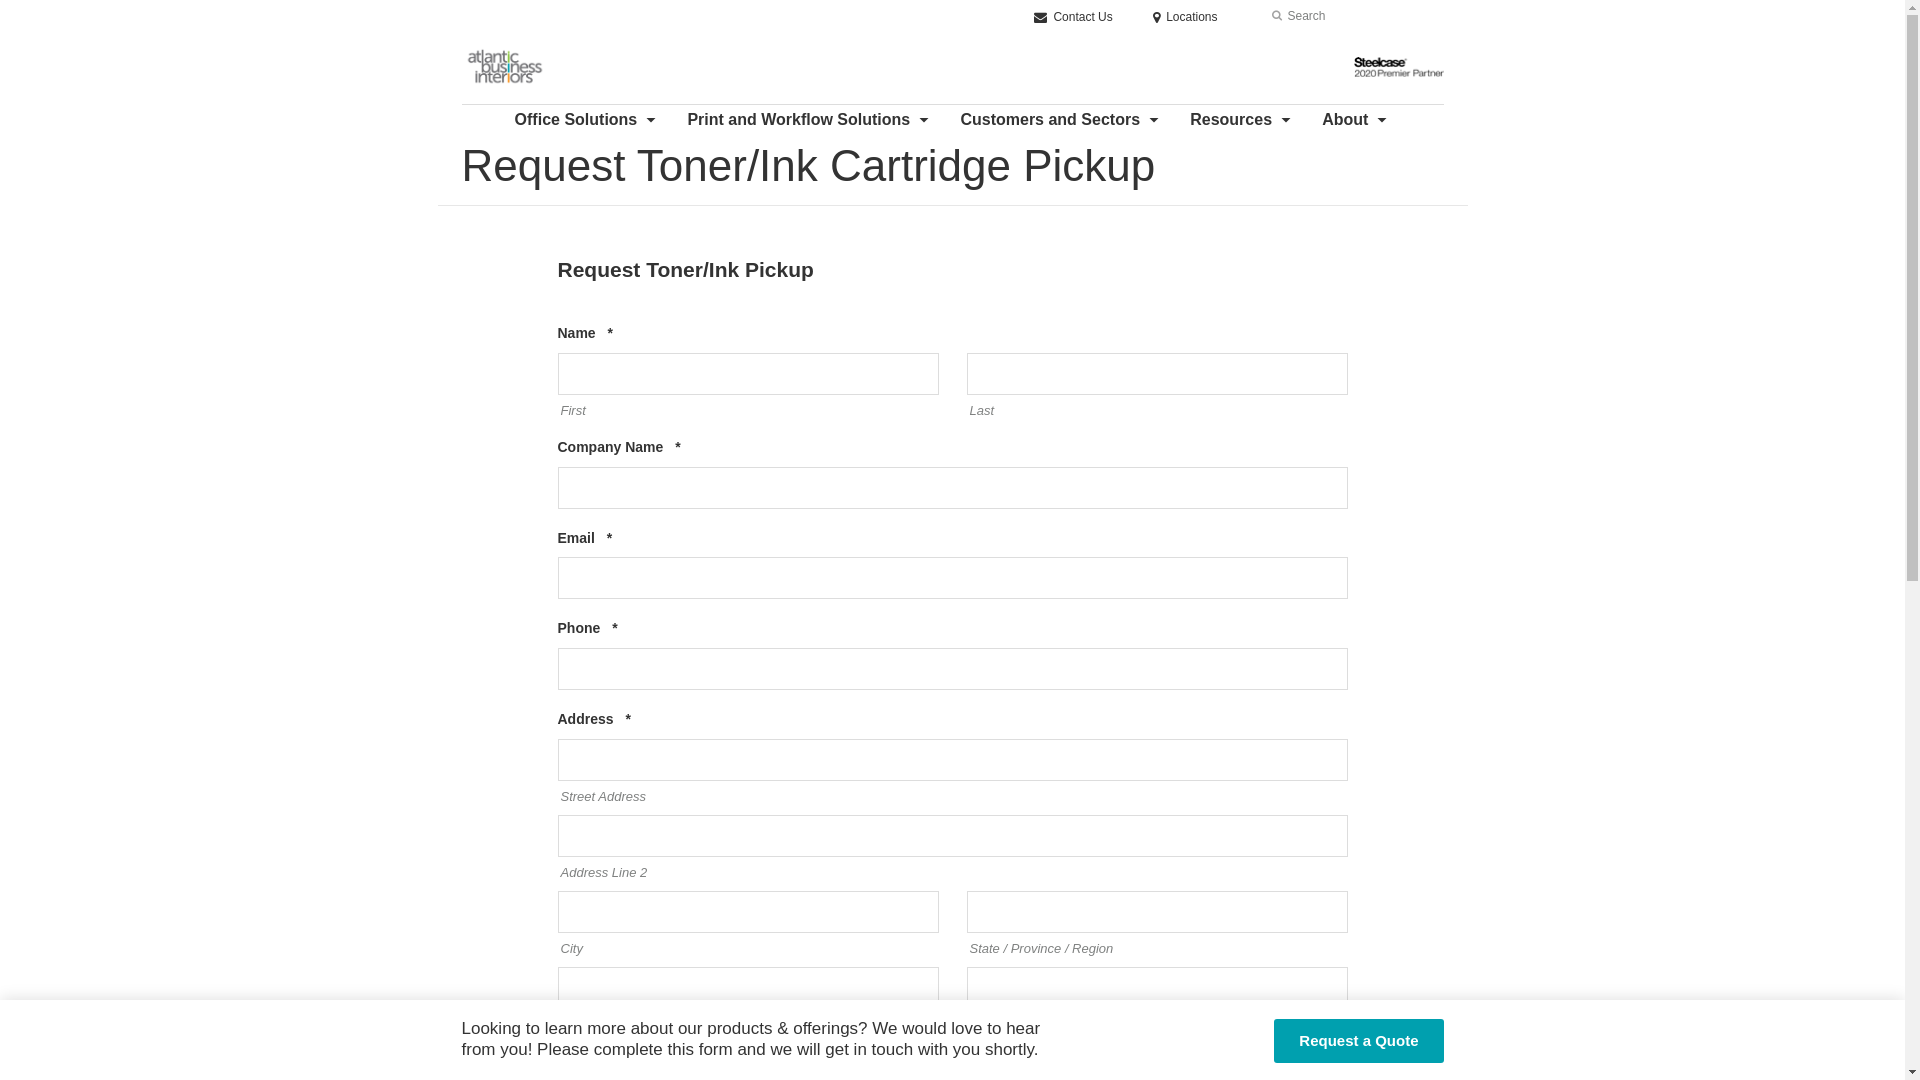 Image resolution: width=1920 pixels, height=1080 pixels. Describe the element at coordinates (1185, 16) in the screenshot. I see `'Locations'` at that location.